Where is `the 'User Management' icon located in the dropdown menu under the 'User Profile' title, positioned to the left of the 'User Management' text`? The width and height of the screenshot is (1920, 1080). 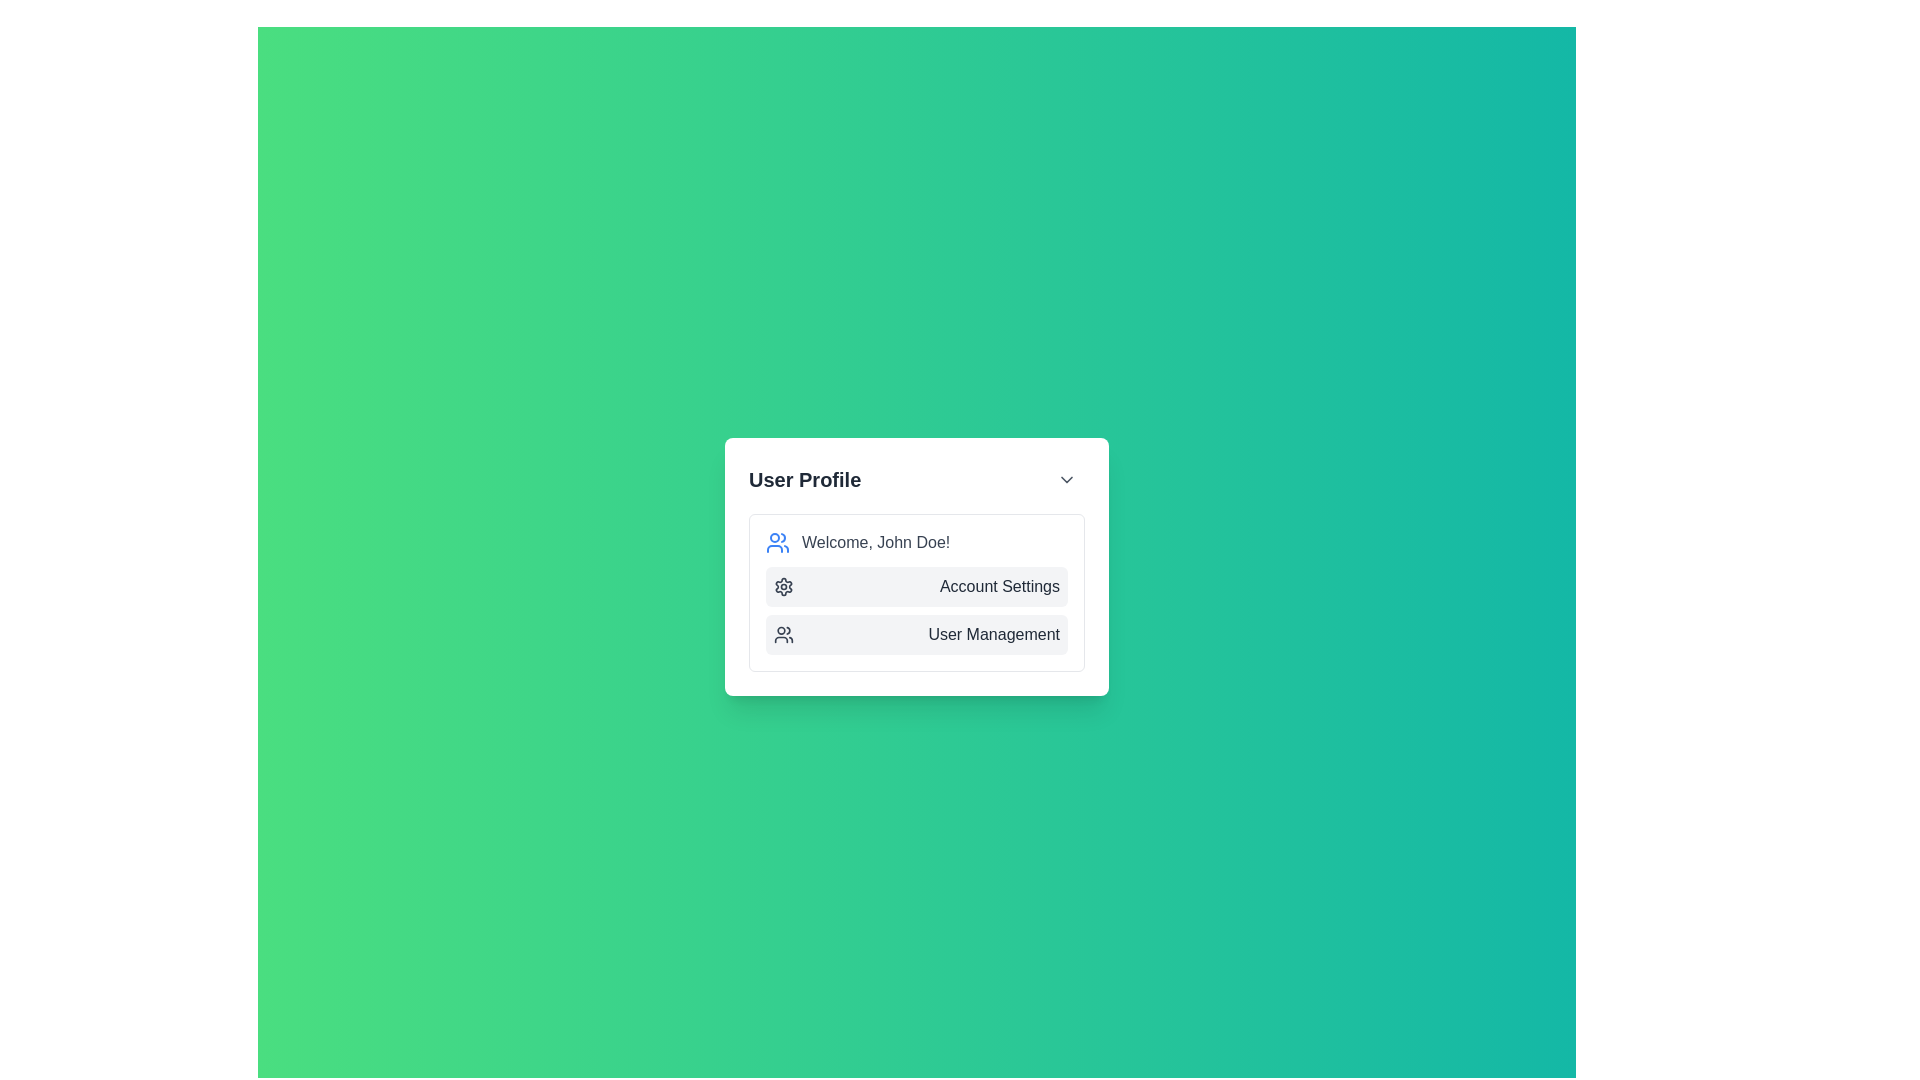 the 'User Management' icon located in the dropdown menu under the 'User Profile' title, positioned to the left of the 'User Management' text is located at coordinates (782, 635).